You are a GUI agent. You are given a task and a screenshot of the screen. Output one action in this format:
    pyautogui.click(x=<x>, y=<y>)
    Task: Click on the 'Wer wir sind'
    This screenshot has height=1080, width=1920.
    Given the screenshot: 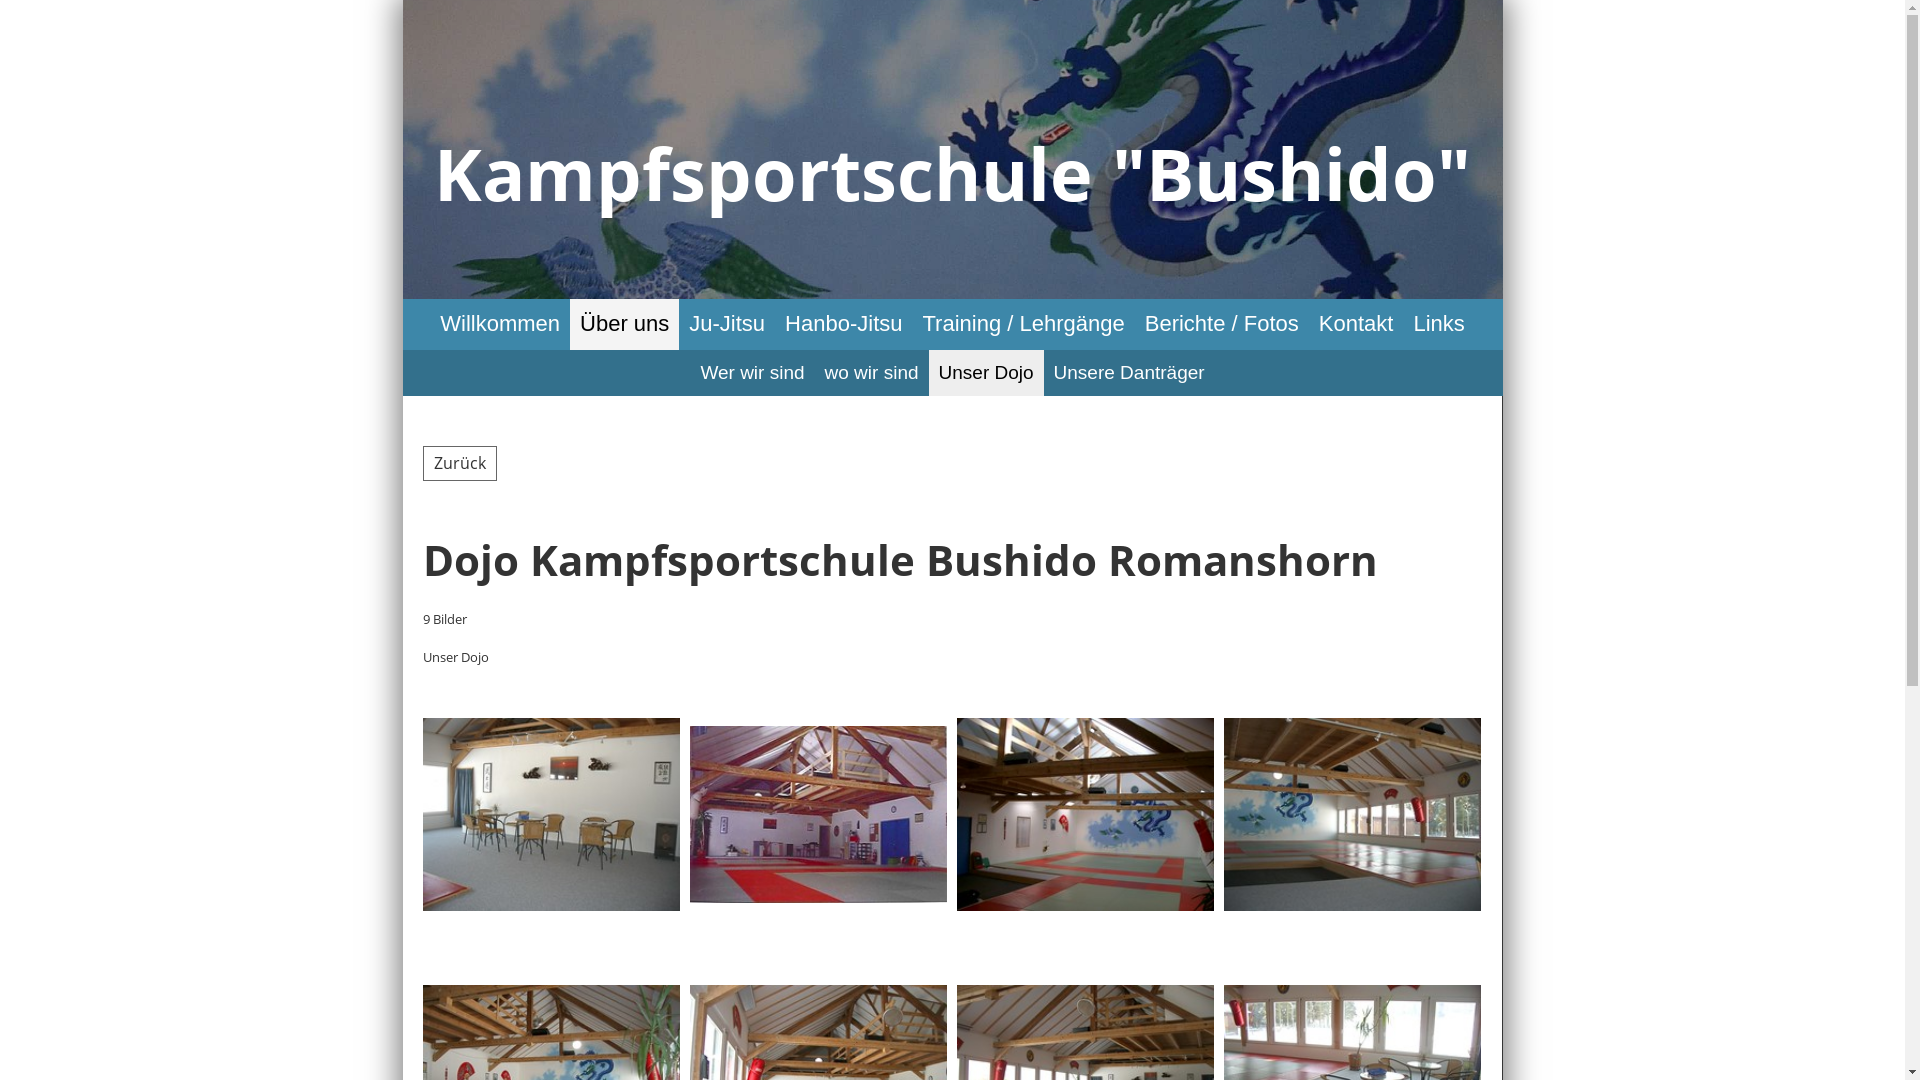 What is the action you would take?
    pyautogui.click(x=751, y=373)
    